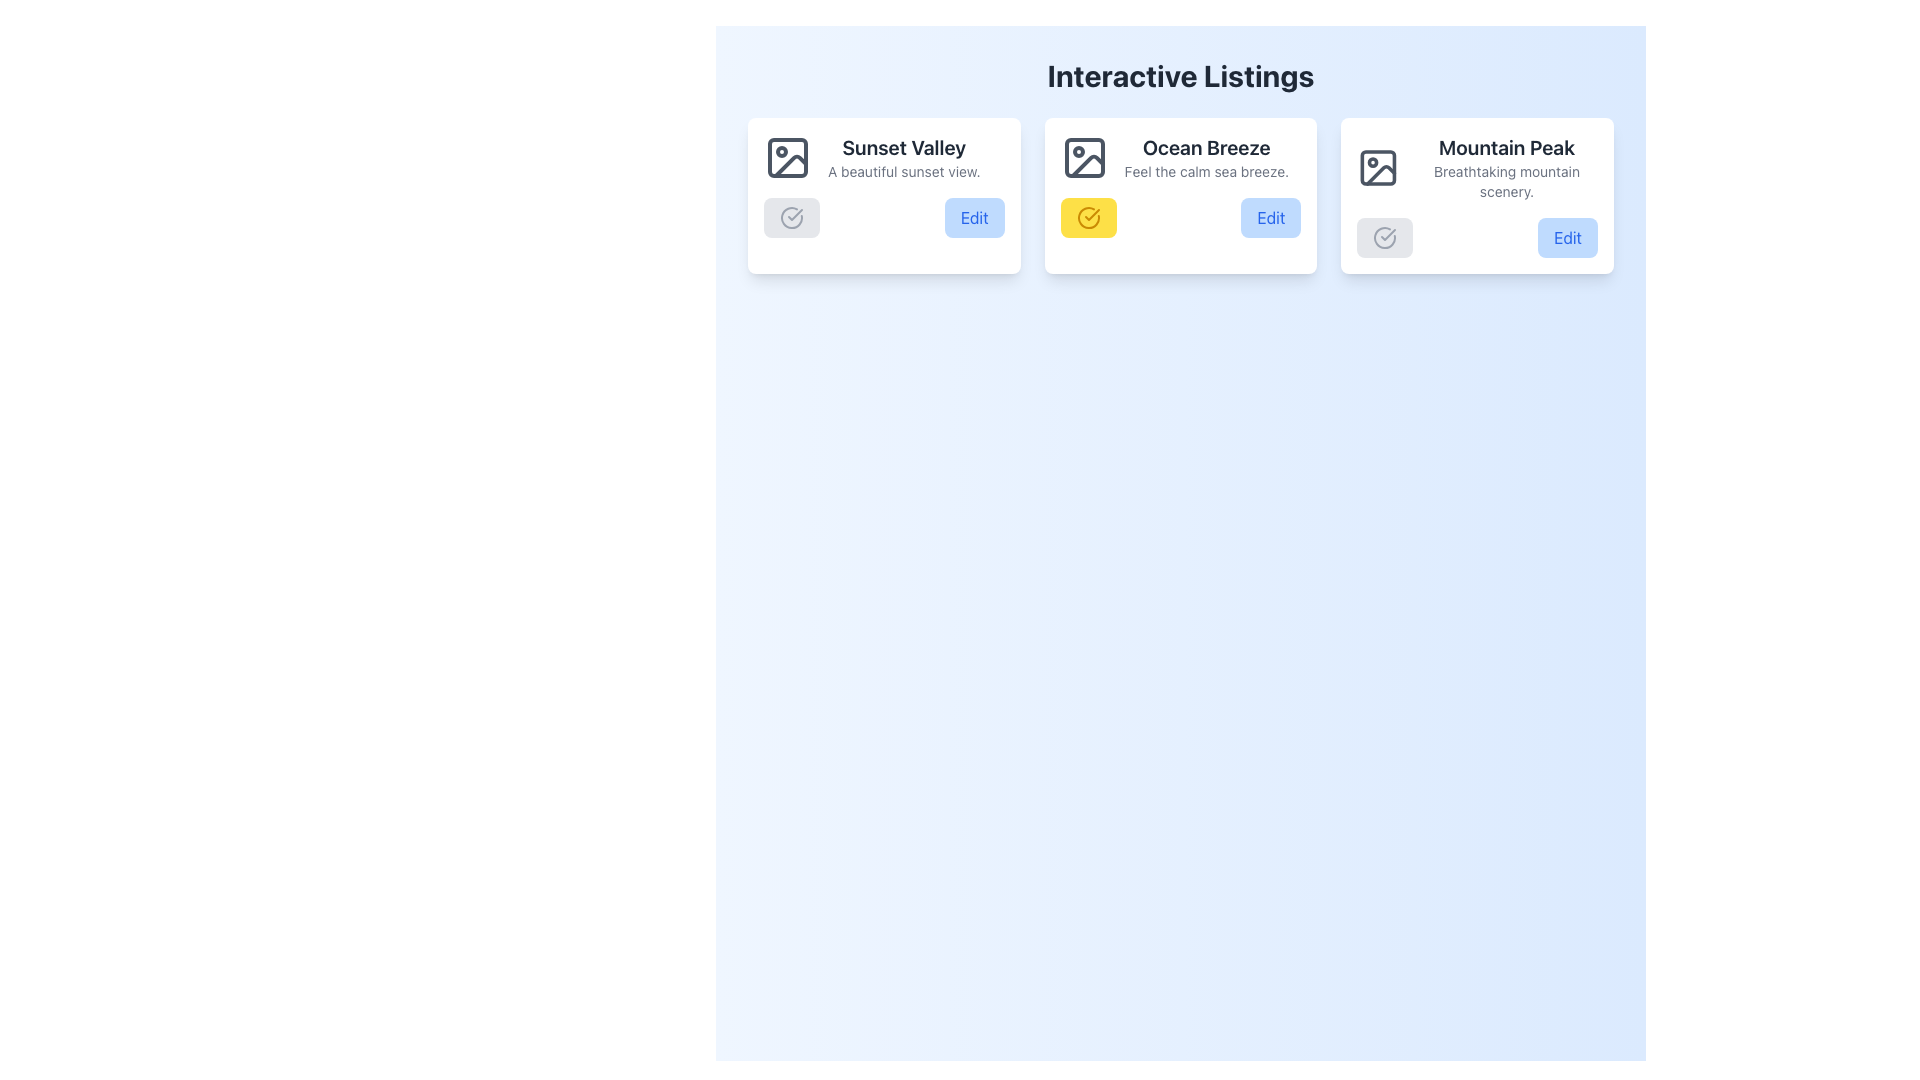 This screenshot has height=1080, width=1920. I want to click on the descriptive caption text that summarizes the contents of the card in the 'Interactive Listings' section, positioned after the title 'Sunset Valley', so click(903, 171).